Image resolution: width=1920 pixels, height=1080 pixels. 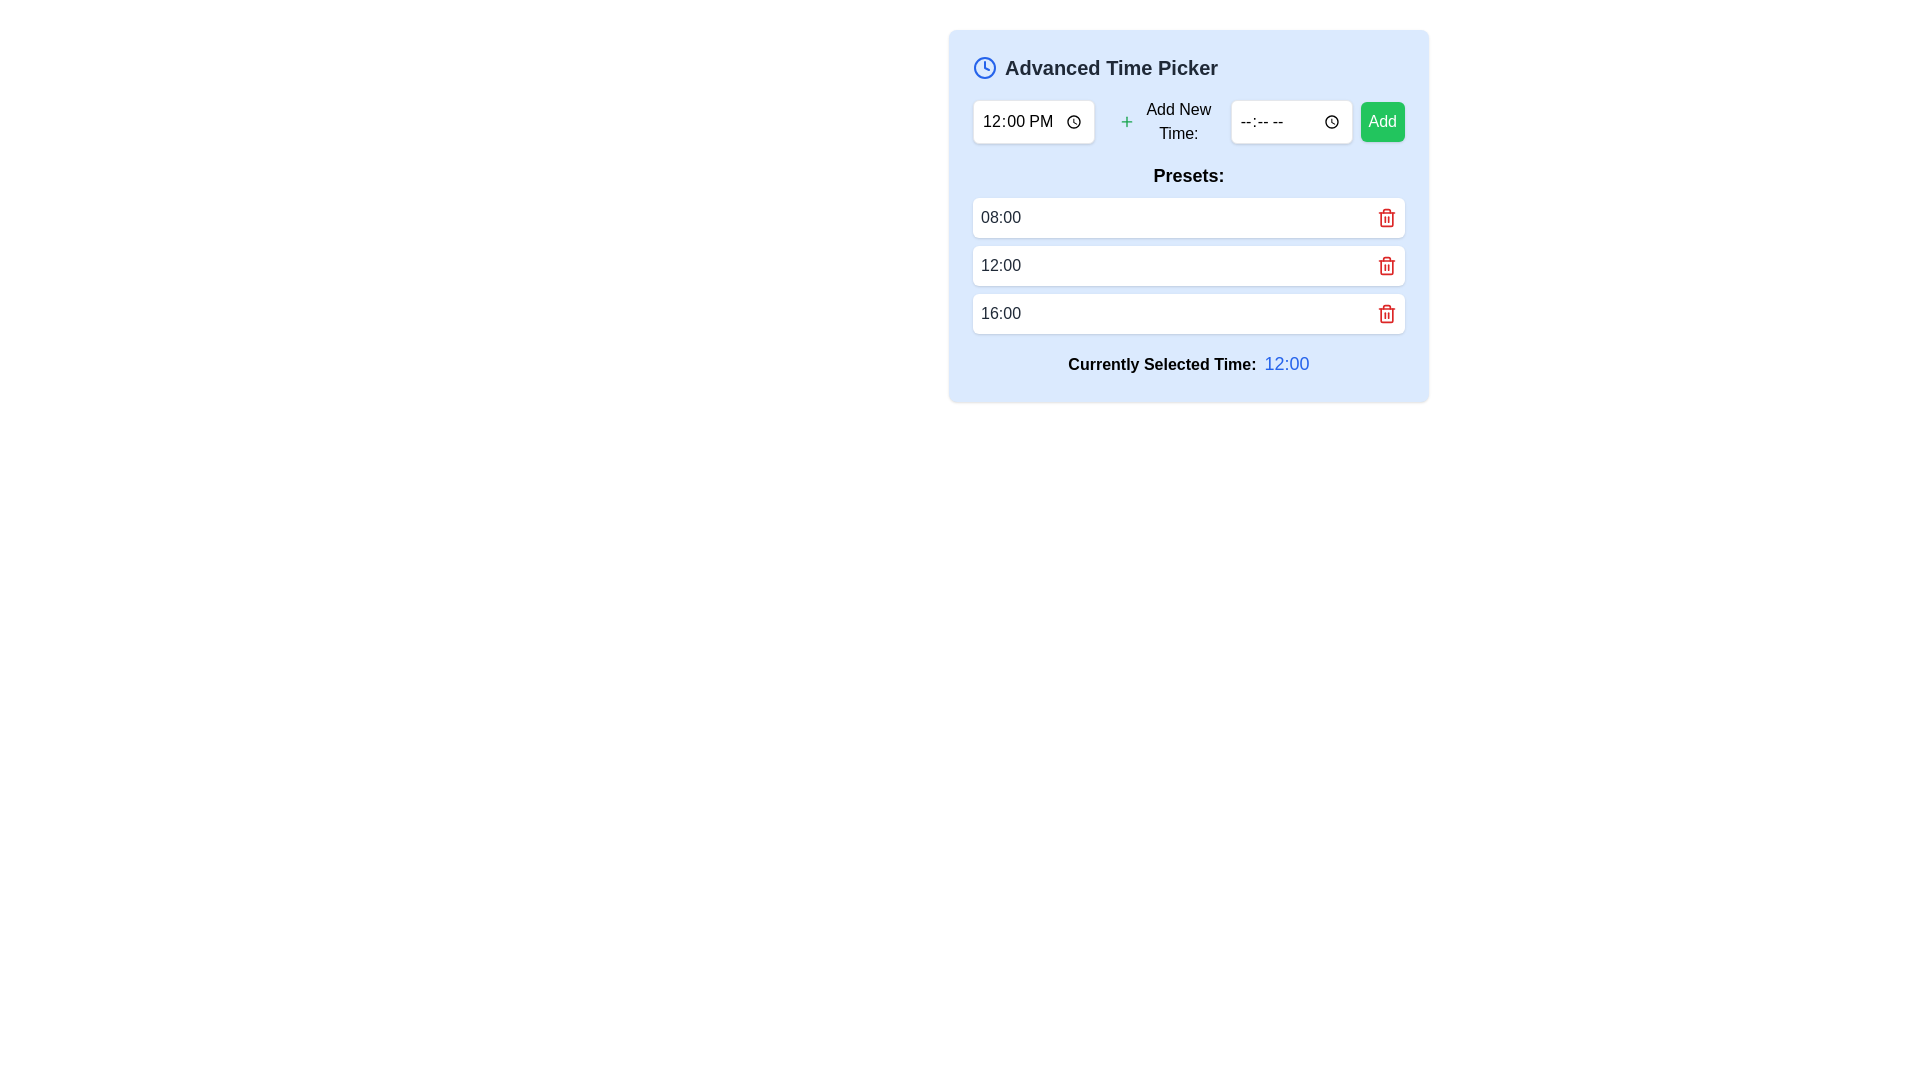 I want to click on outermost SVG circle of the clock icon with a blue outline located at the top left corner of the 'Advanced Time Picker' panel using developer tools, so click(x=984, y=67).